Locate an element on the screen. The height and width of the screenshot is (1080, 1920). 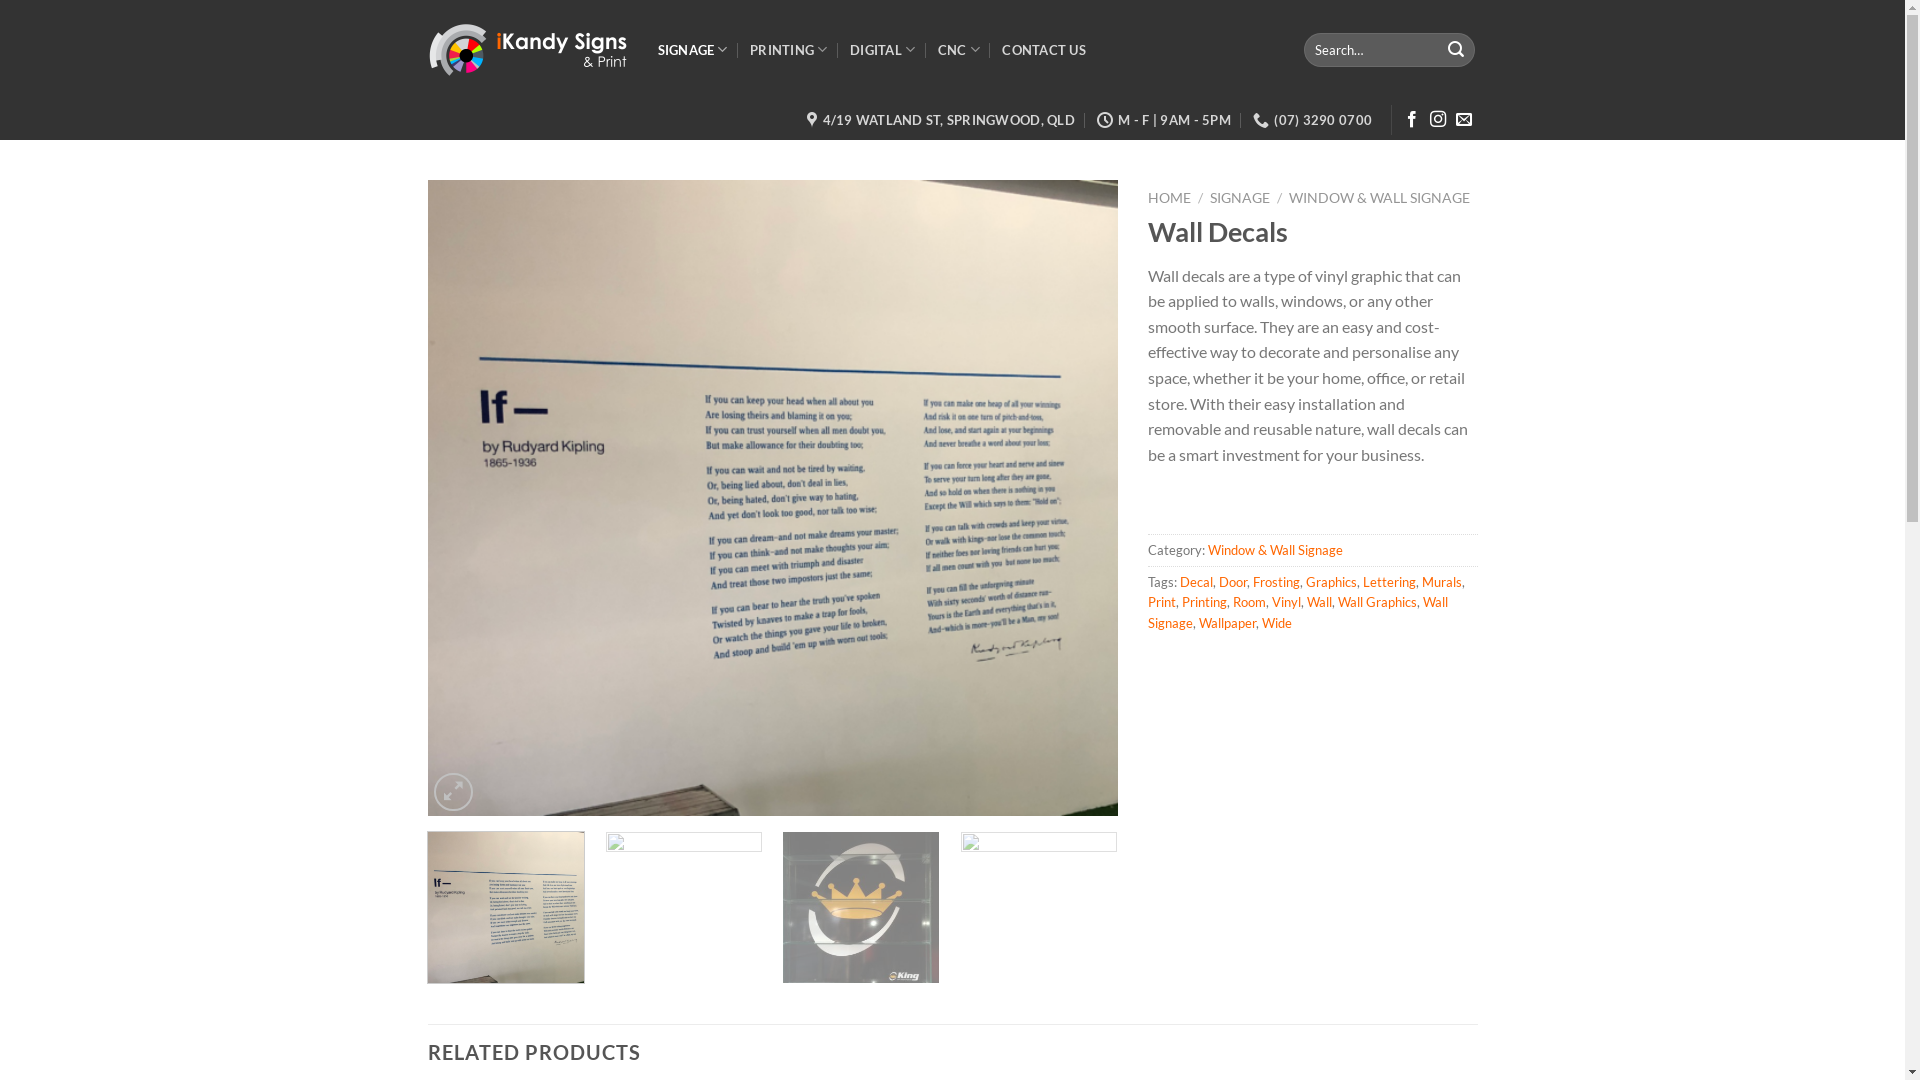
'Graphics' is located at coordinates (1331, 582).